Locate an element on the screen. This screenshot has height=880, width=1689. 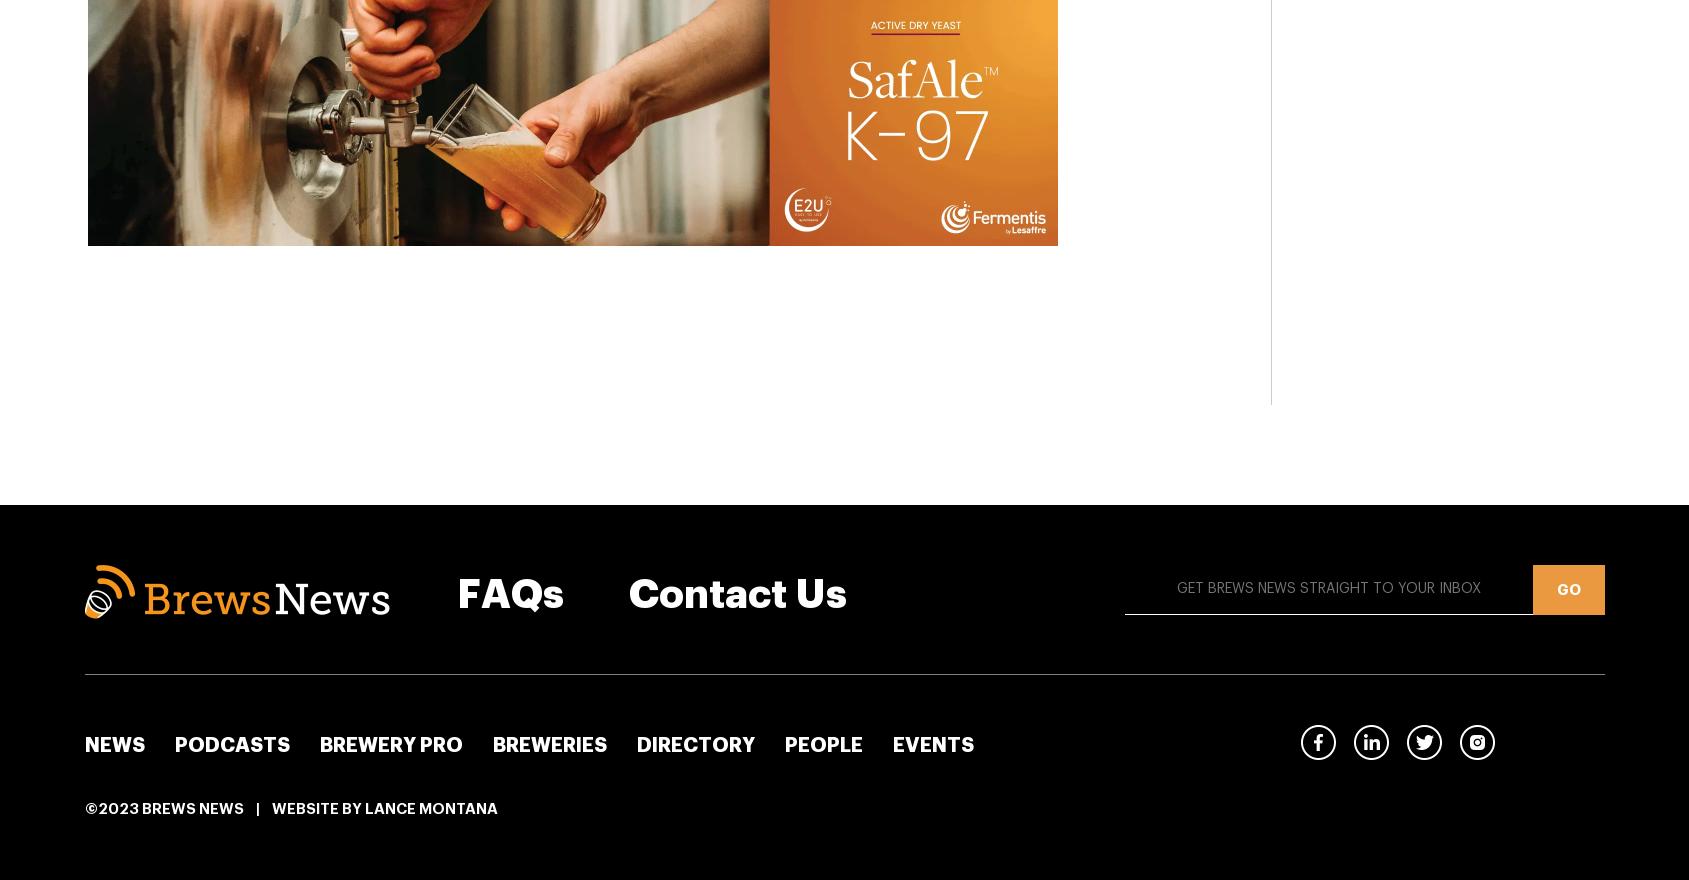
'Instagram' is located at coordinates (1533, 741).